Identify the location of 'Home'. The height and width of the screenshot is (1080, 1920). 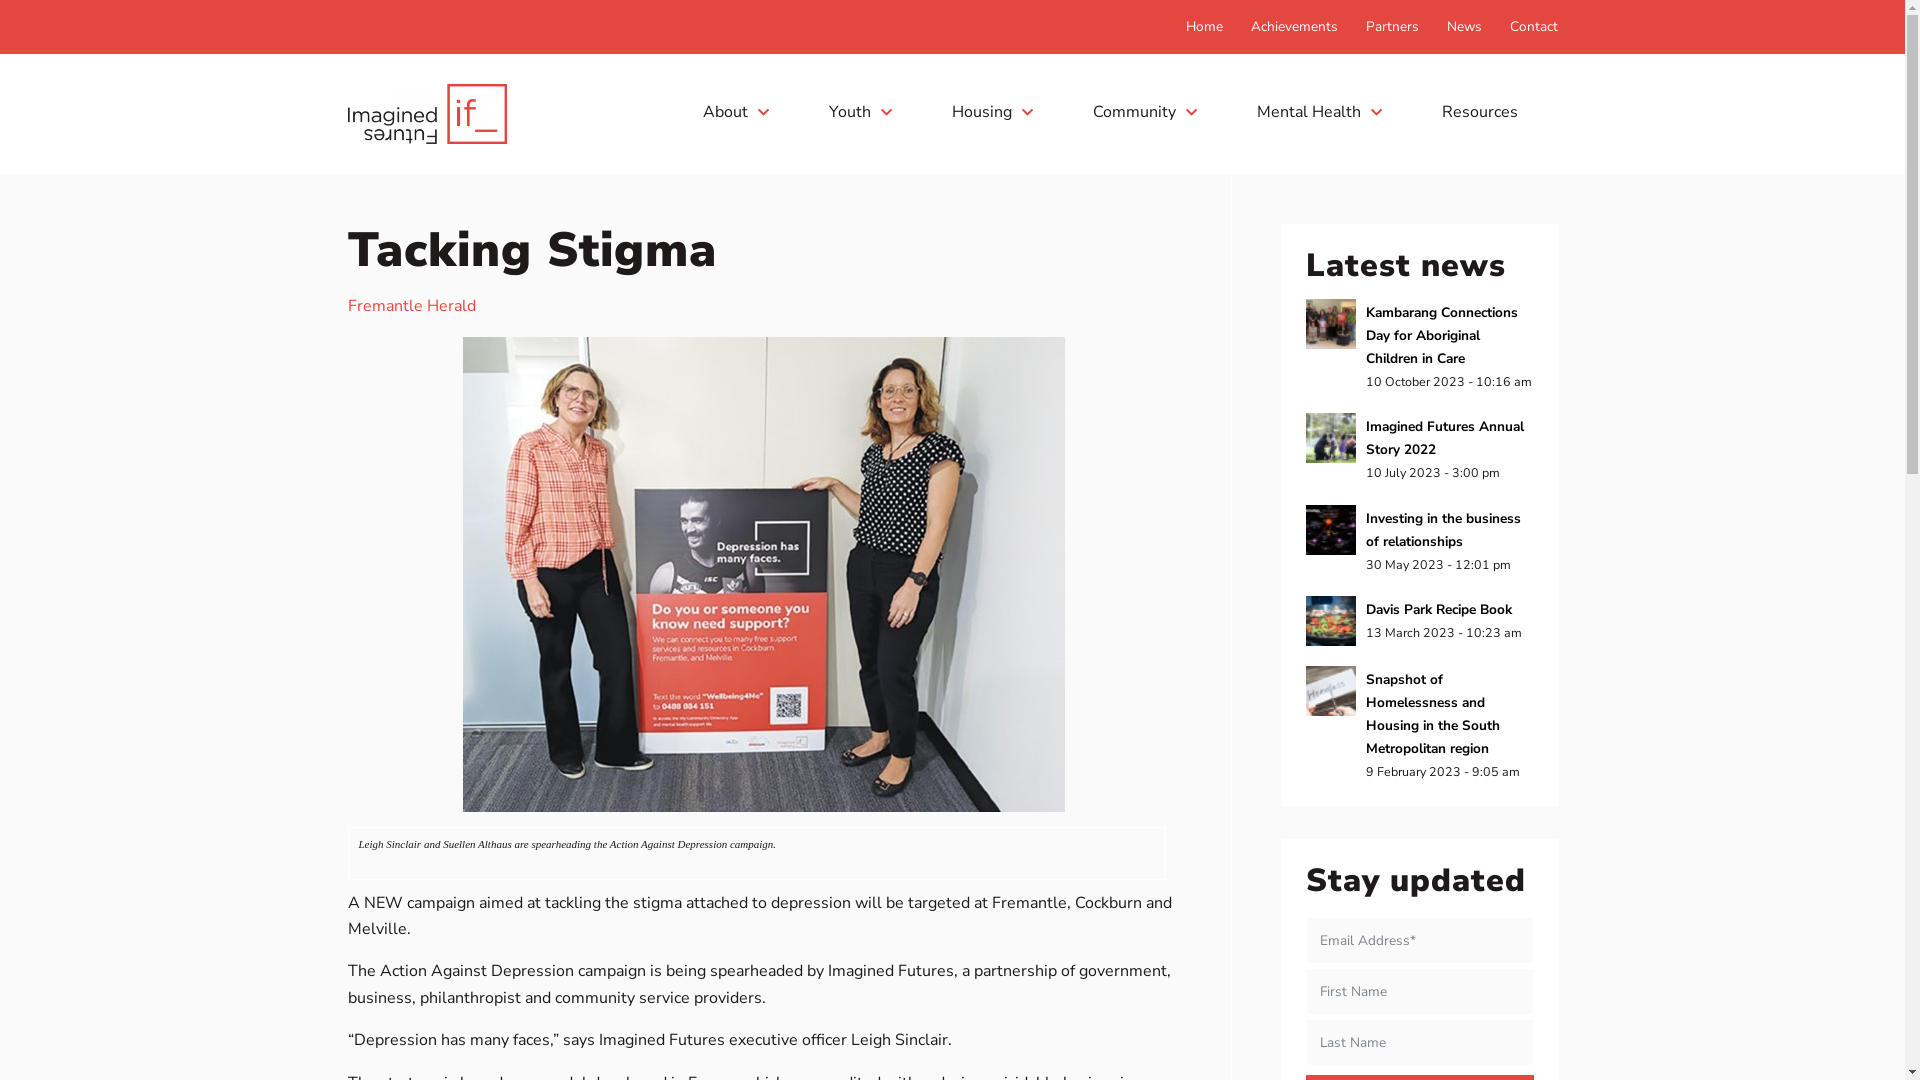
(1185, 26).